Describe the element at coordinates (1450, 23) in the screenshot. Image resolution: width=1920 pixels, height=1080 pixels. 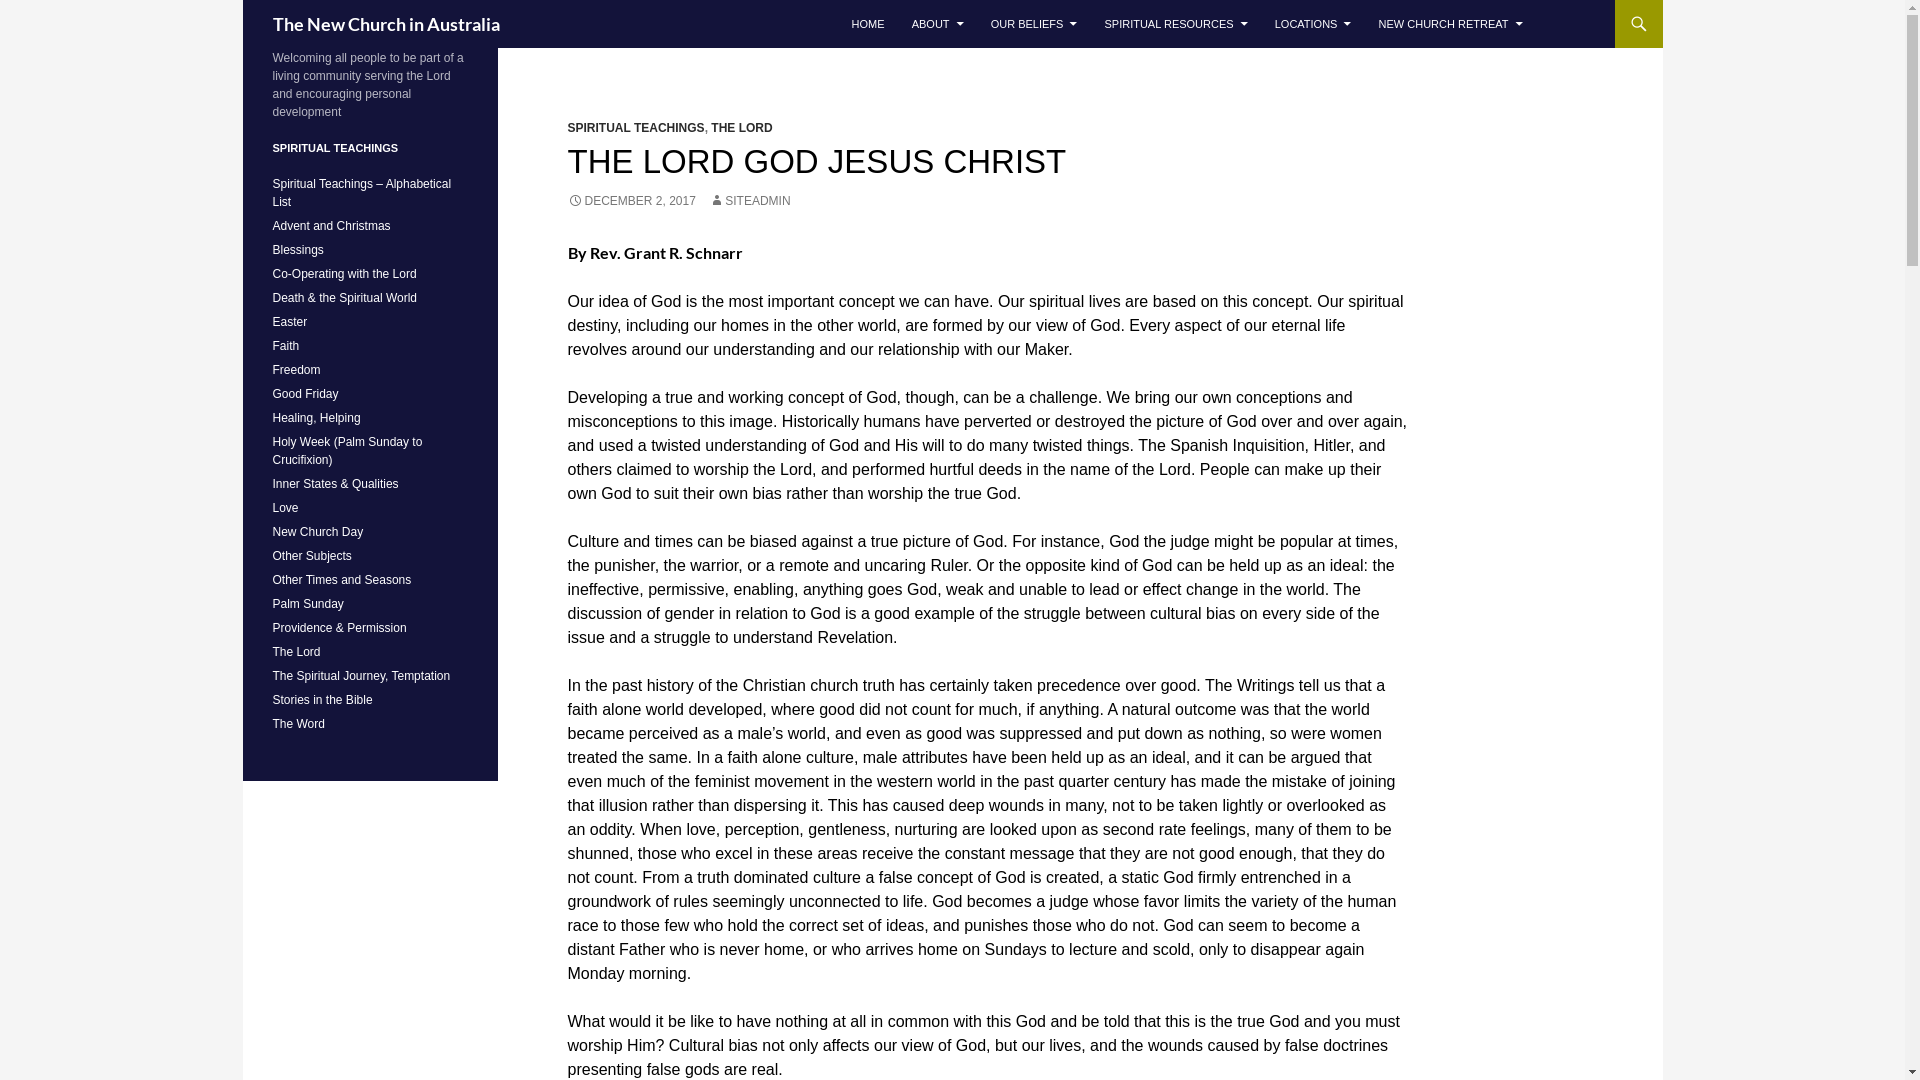
I see `'NEW CHURCH RETREAT'` at that location.